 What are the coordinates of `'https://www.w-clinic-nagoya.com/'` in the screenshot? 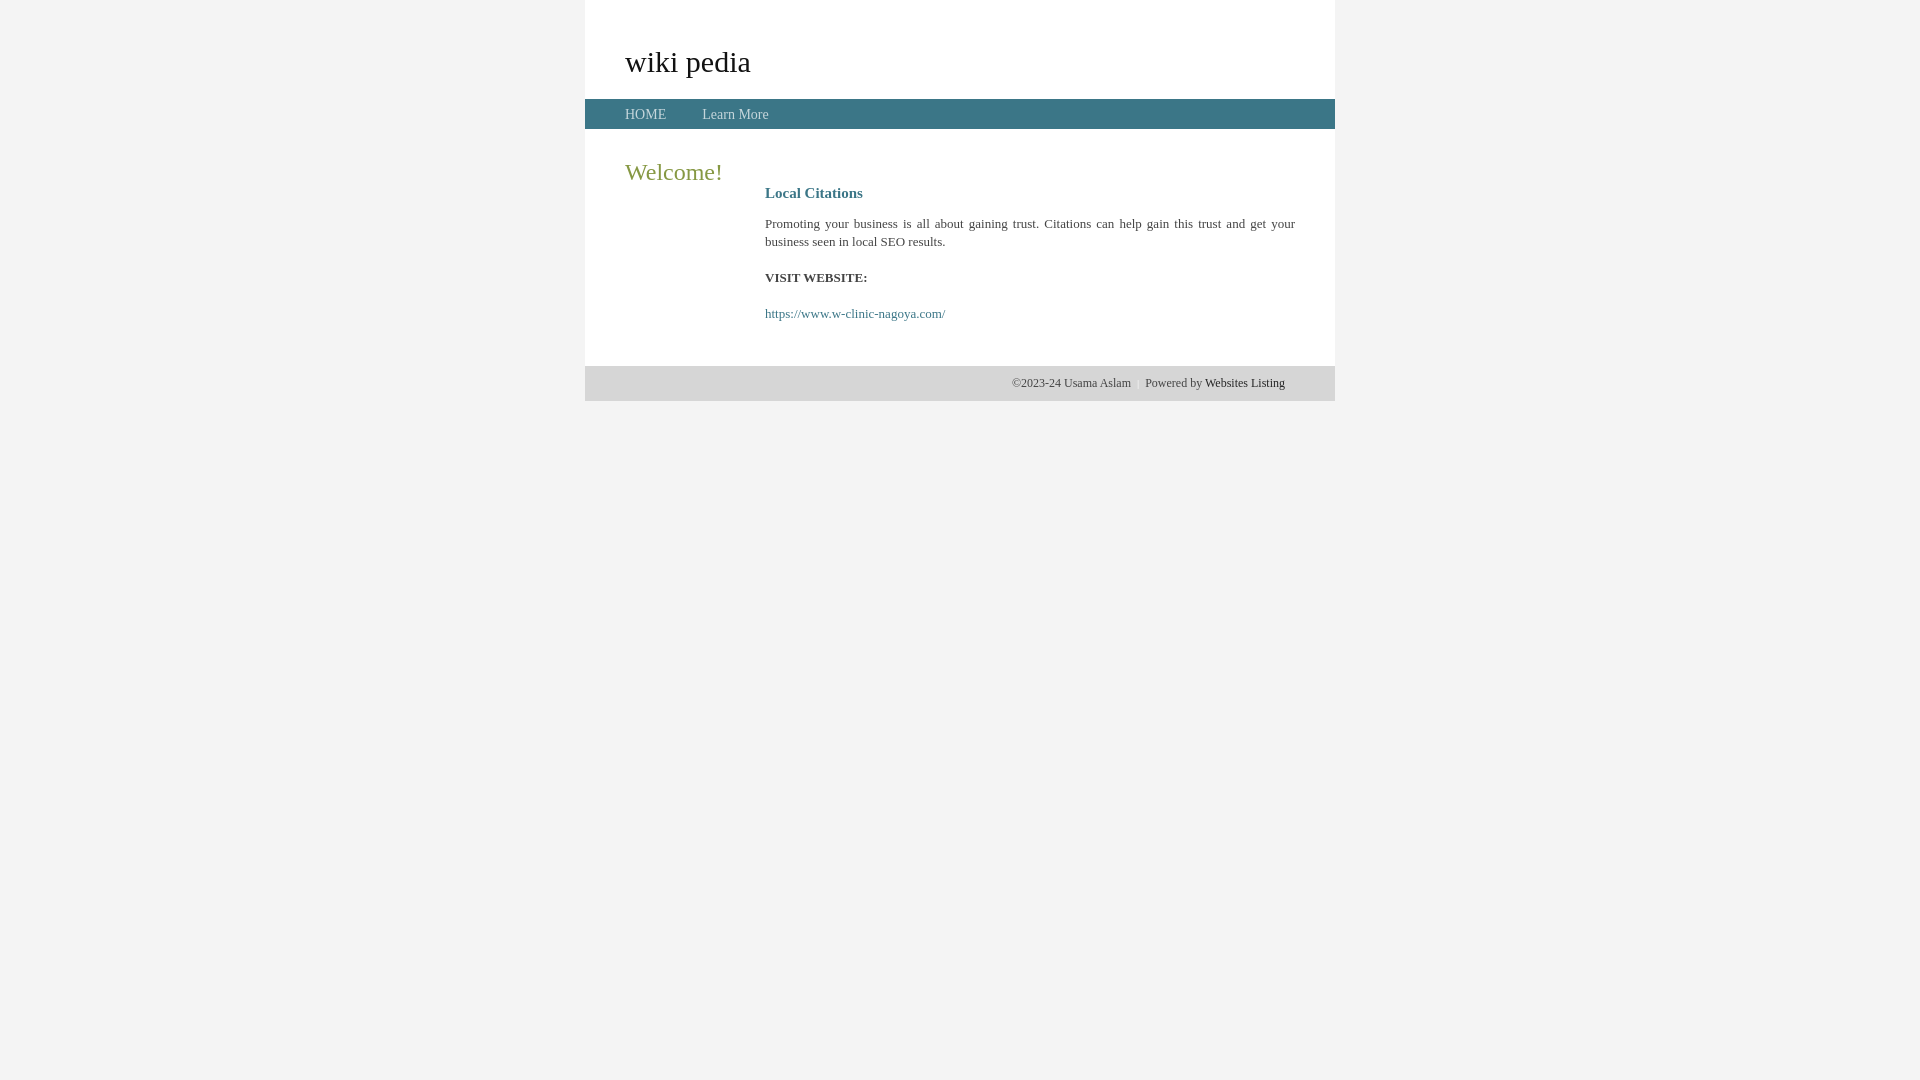 It's located at (854, 313).